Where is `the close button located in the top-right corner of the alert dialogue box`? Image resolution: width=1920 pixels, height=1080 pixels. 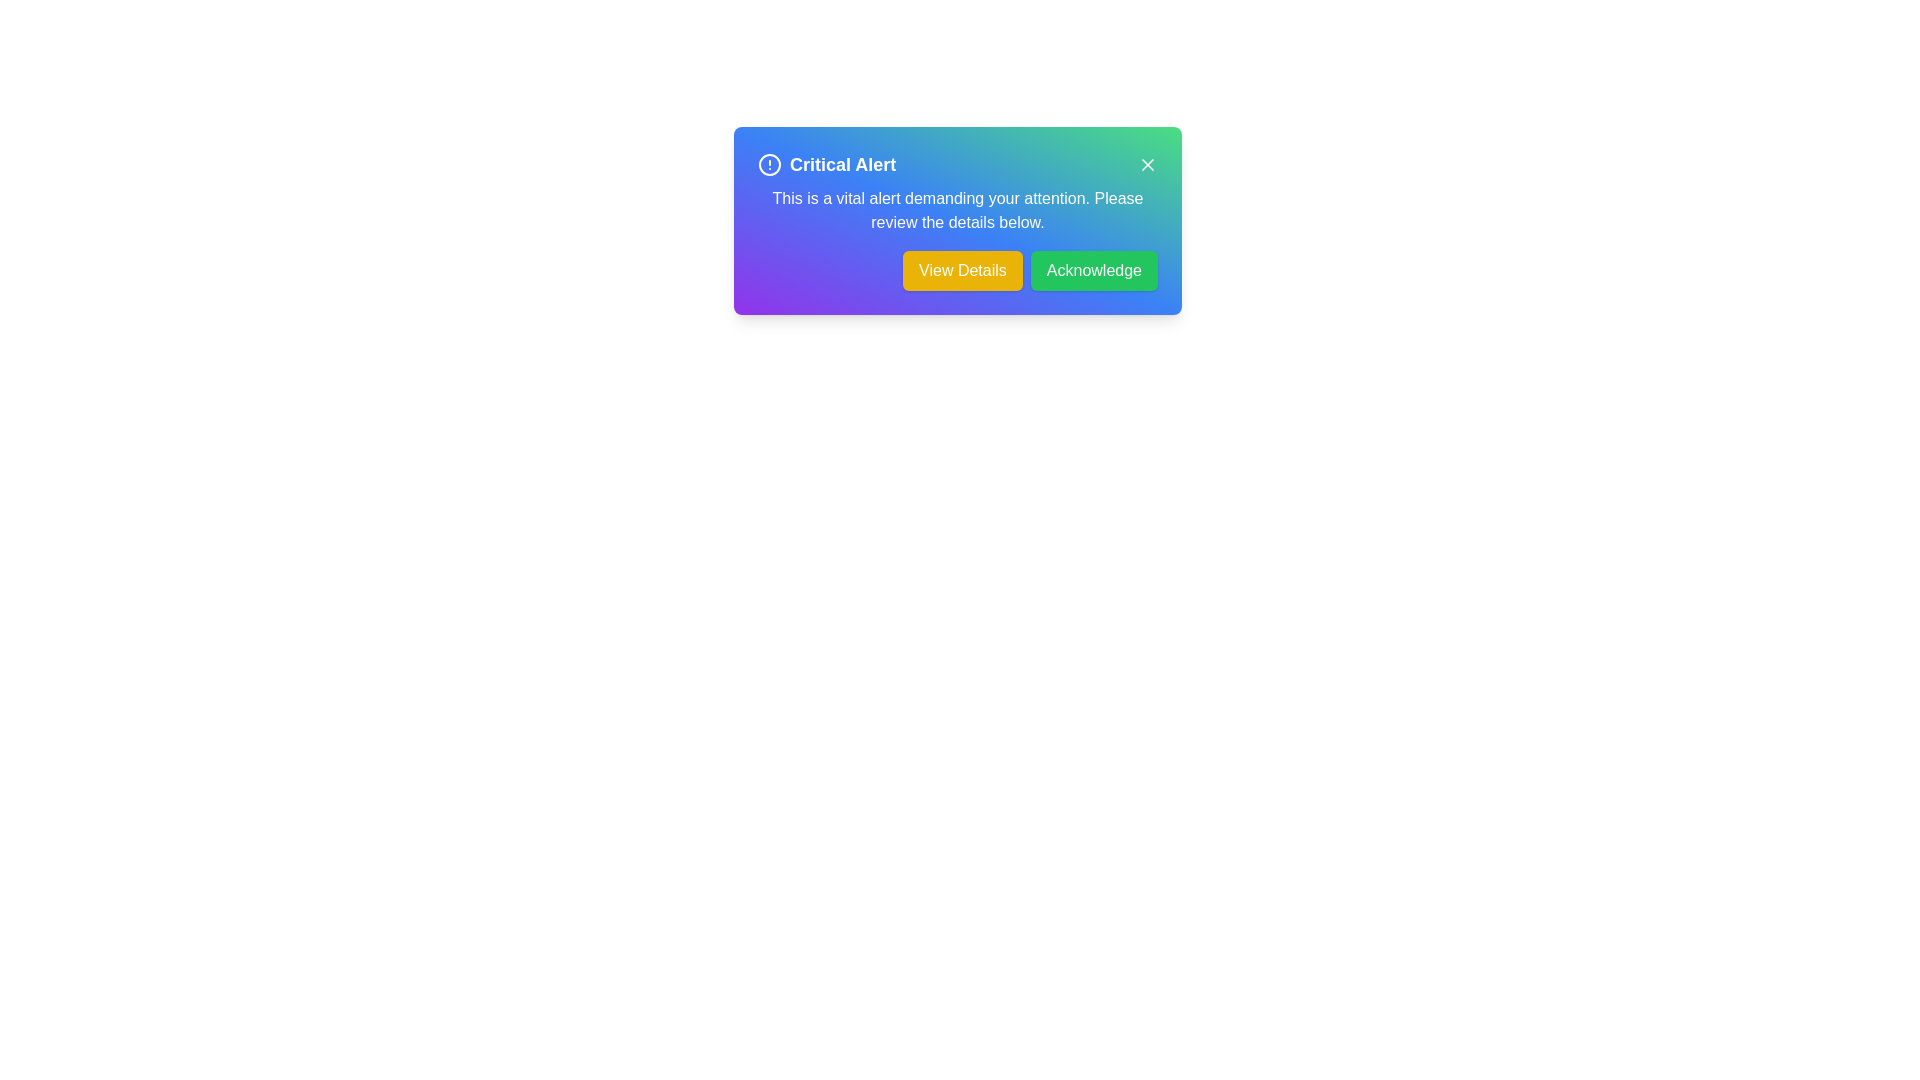 the close button located in the top-right corner of the alert dialogue box is located at coordinates (1147, 164).